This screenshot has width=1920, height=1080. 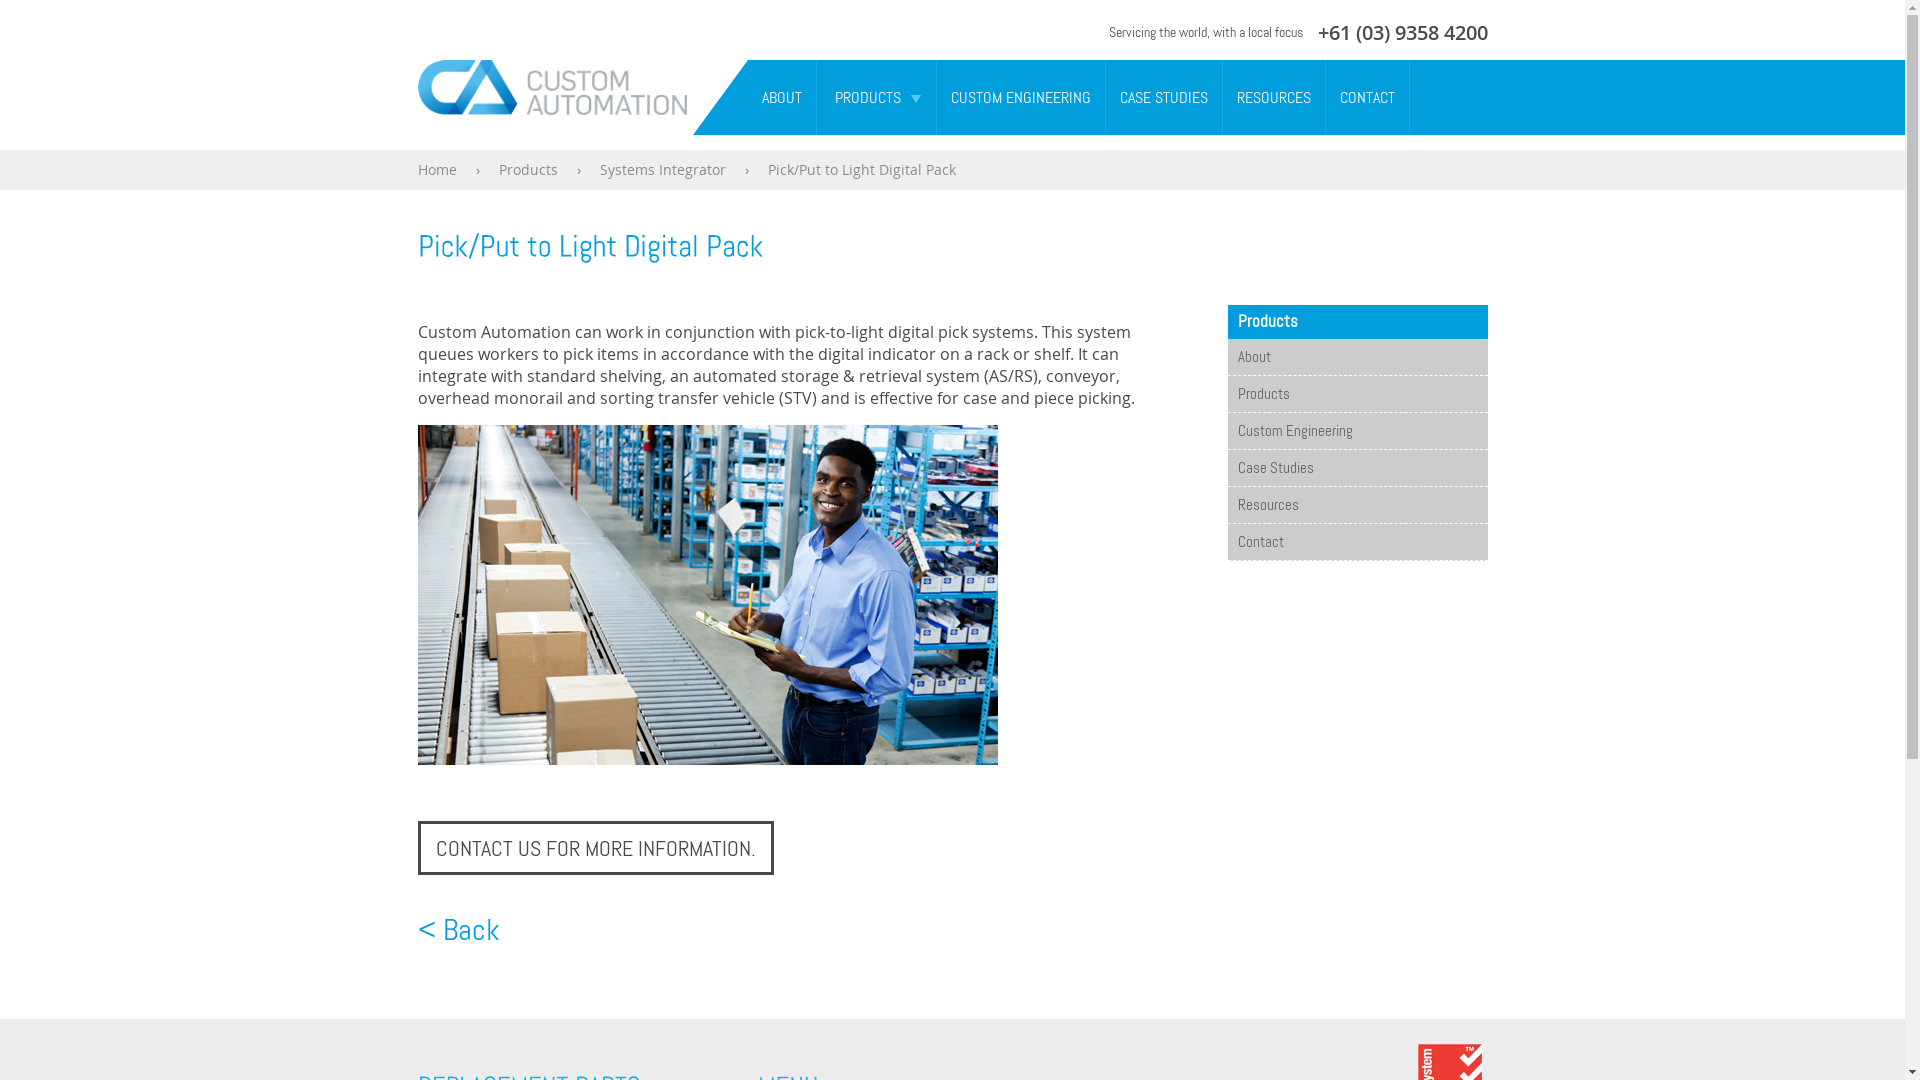 What do you see at coordinates (1357, 430) in the screenshot?
I see `'Custom Engineering'` at bounding box center [1357, 430].